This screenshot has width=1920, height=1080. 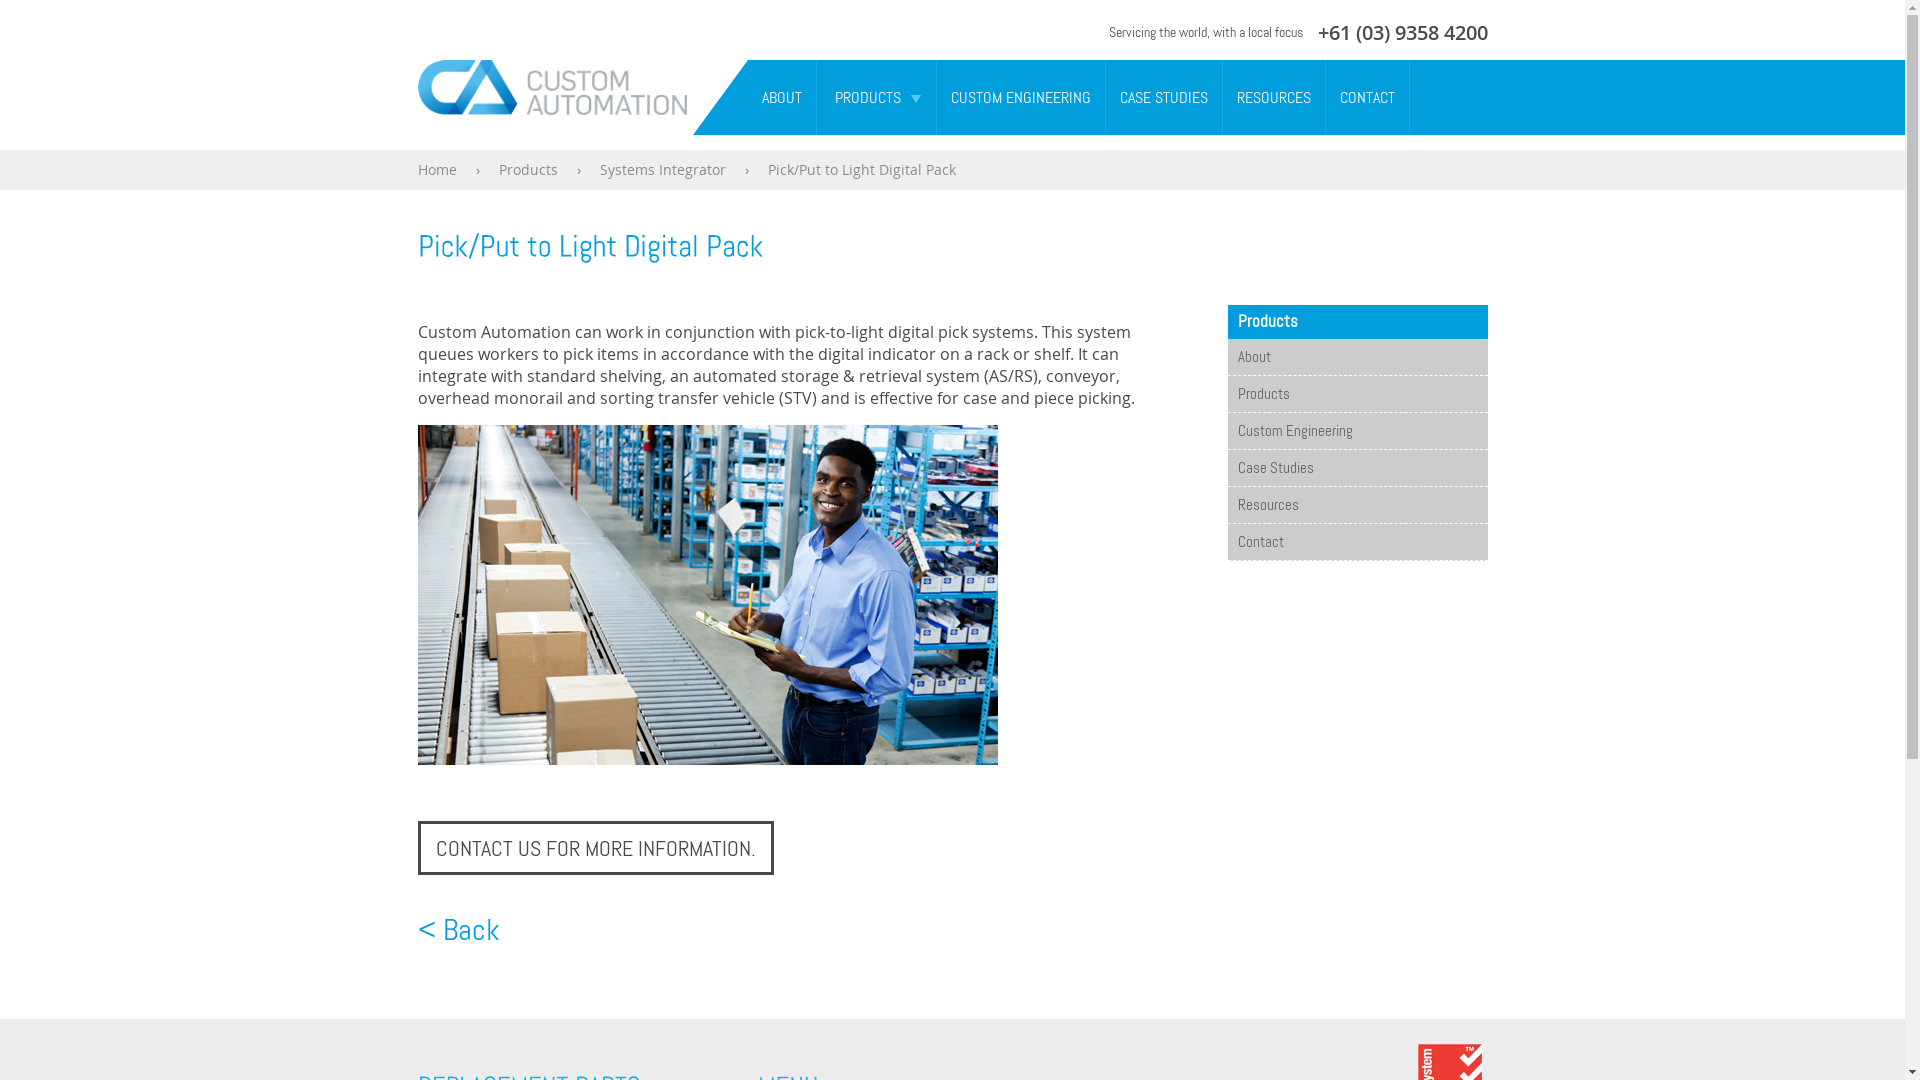 What do you see at coordinates (1357, 430) in the screenshot?
I see `'Custom Engineering'` at bounding box center [1357, 430].